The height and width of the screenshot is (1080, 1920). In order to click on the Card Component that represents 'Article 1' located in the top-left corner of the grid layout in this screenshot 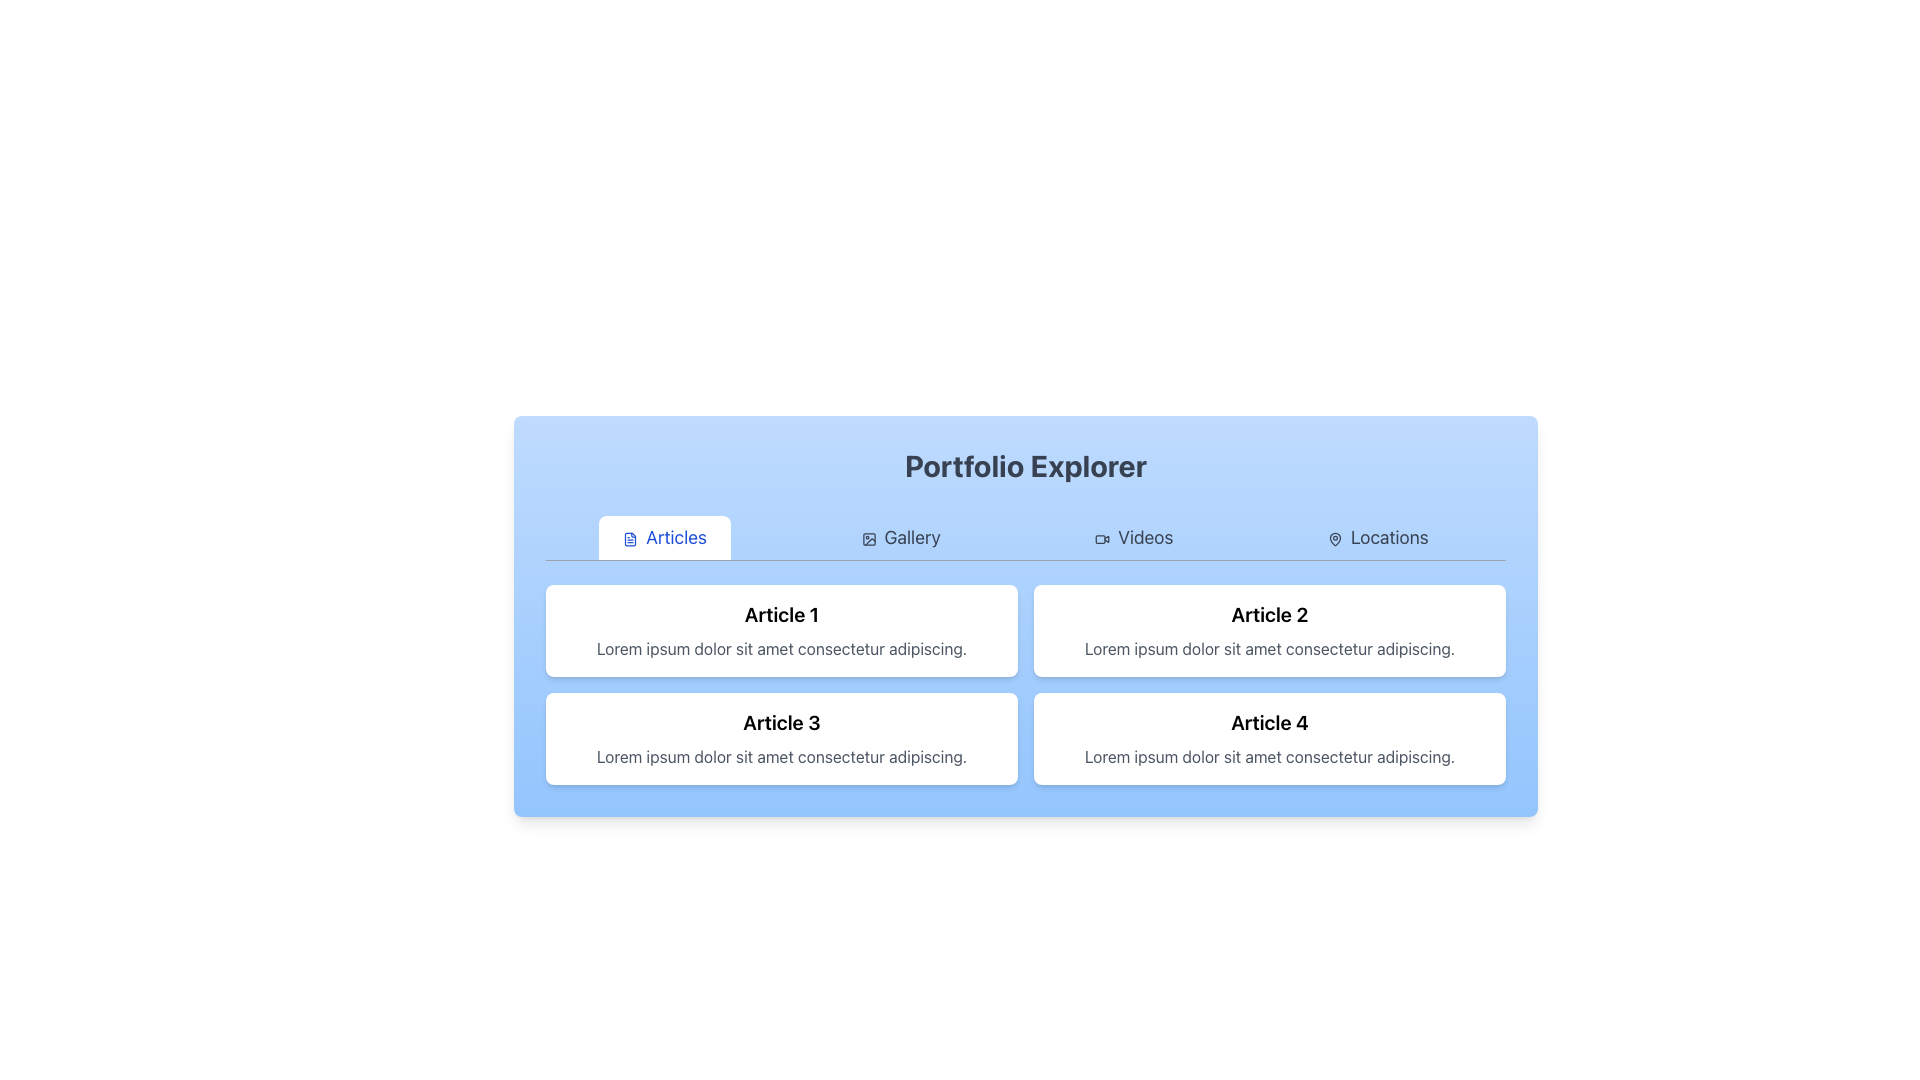, I will do `click(781, 631)`.